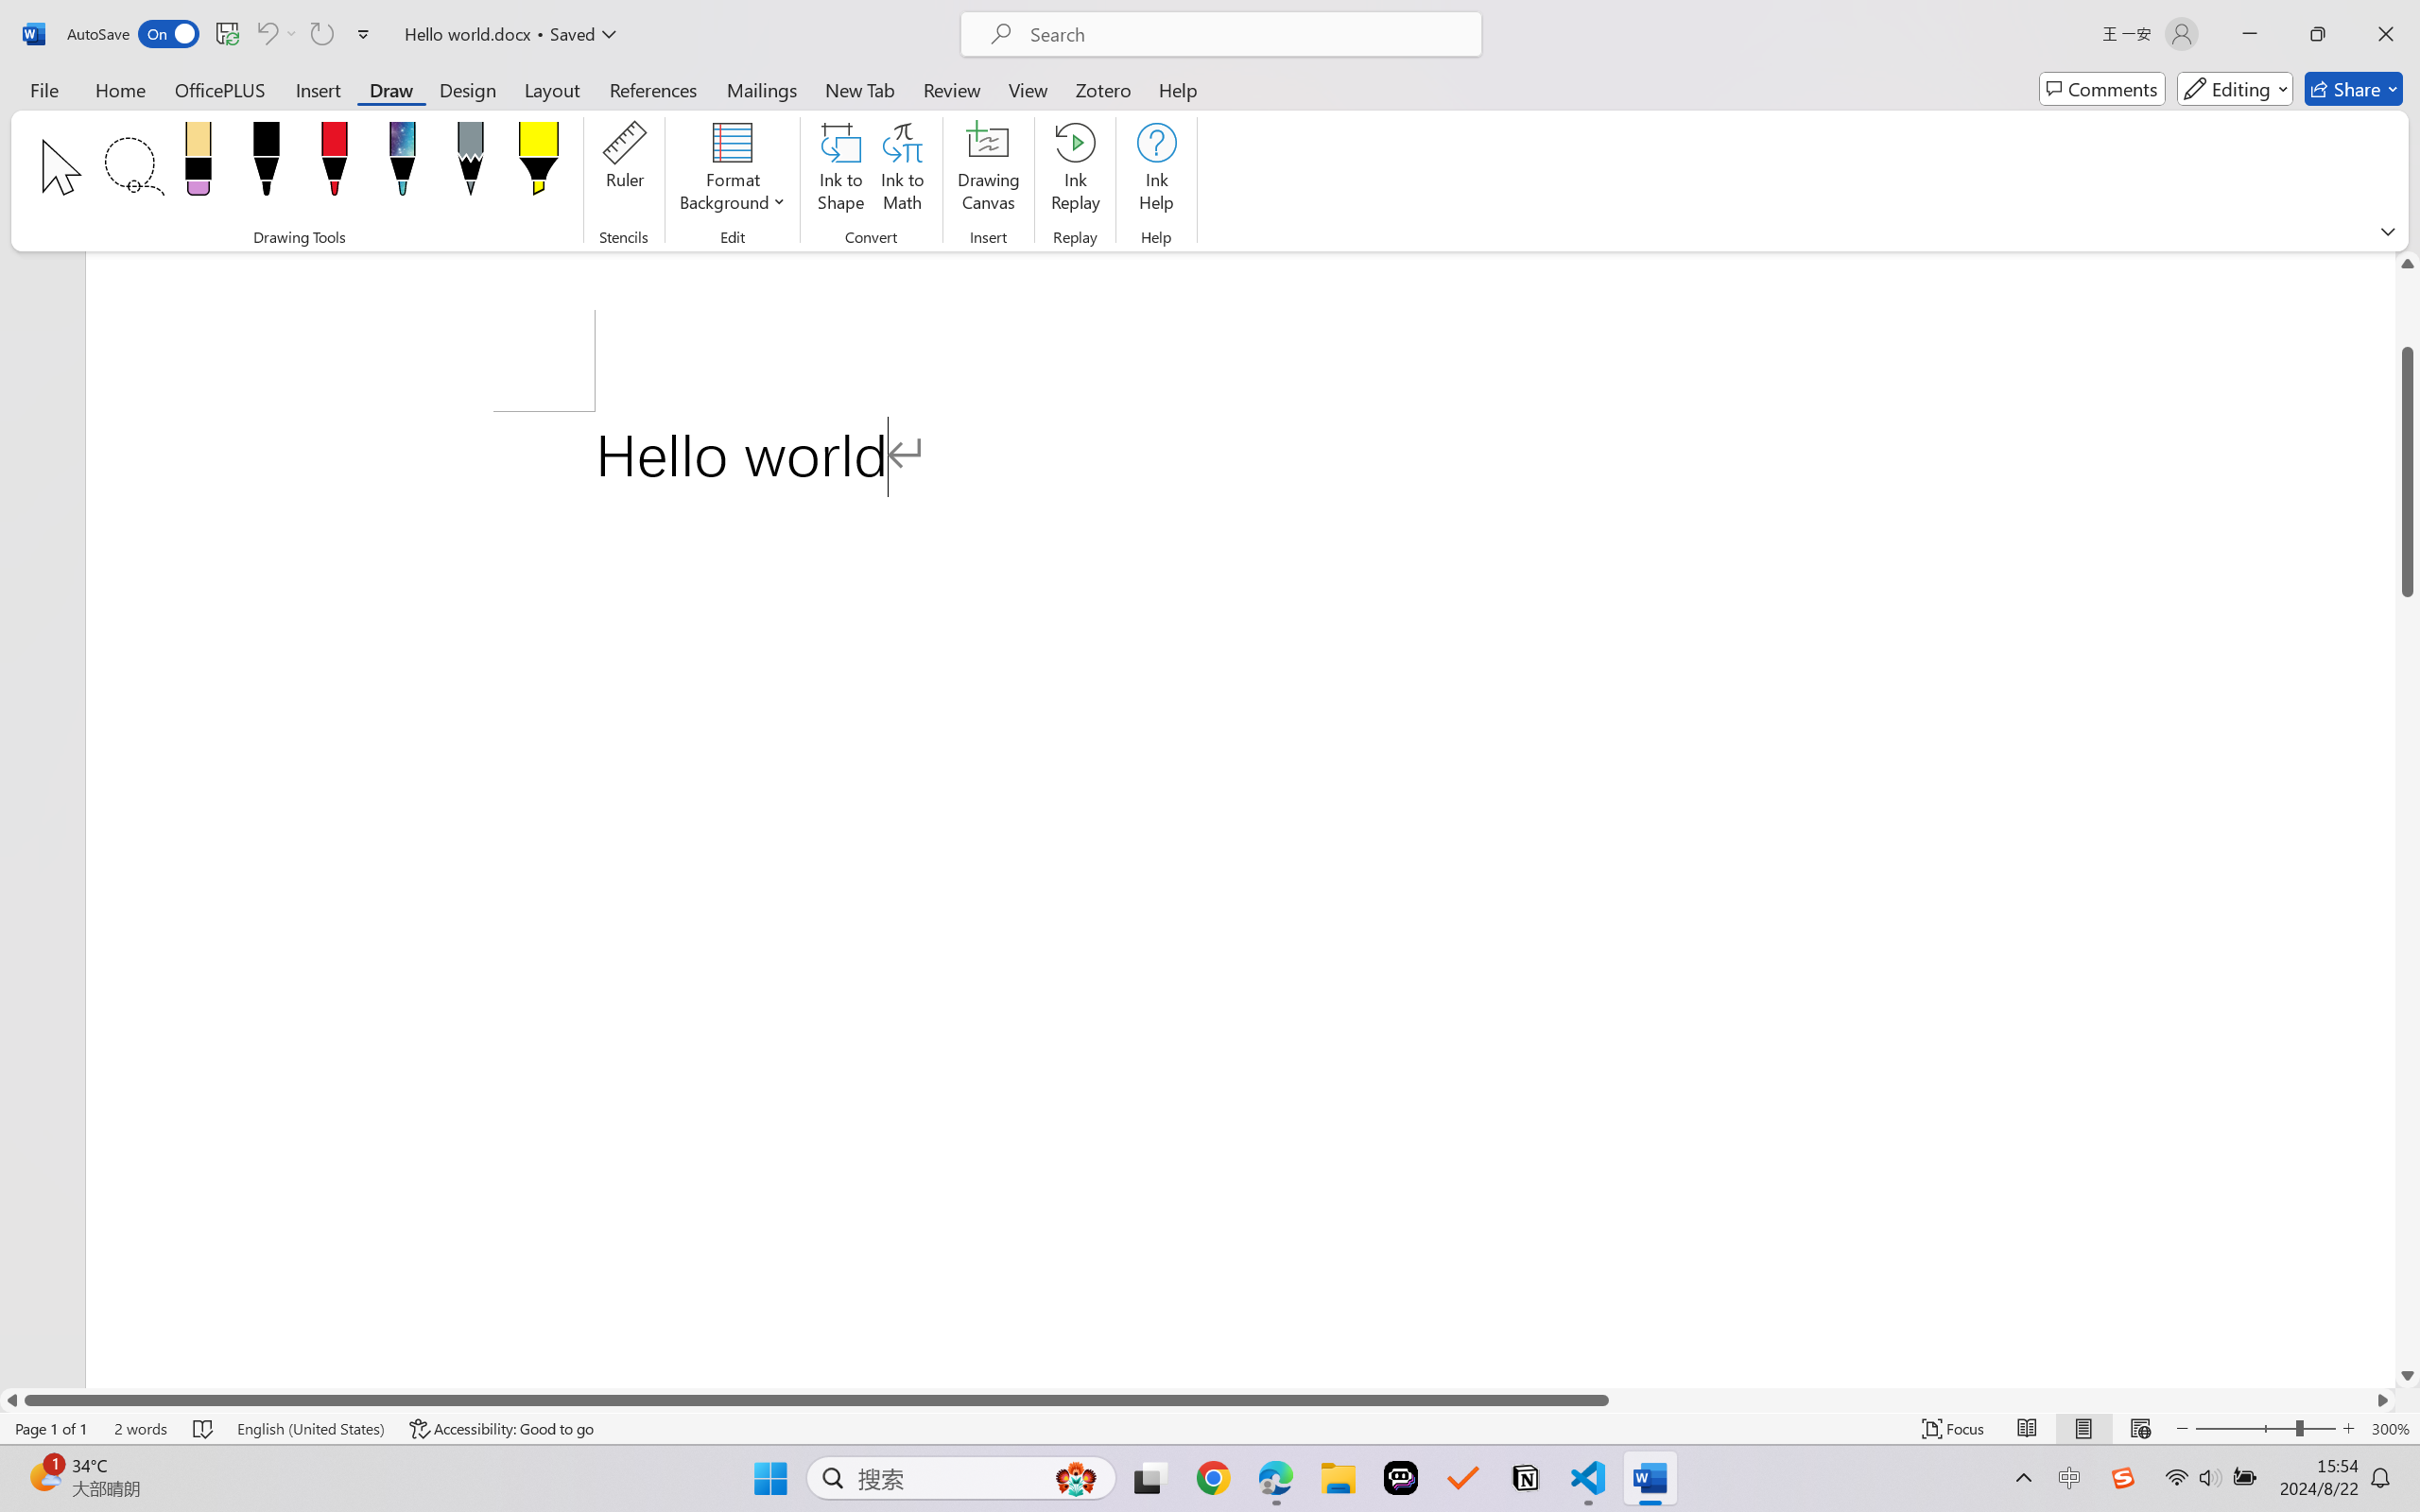 Image resolution: width=2420 pixels, height=1512 pixels. What do you see at coordinates (226, 33) in the screenshot?
I see `'Save'` at bounding box center [226, 33].